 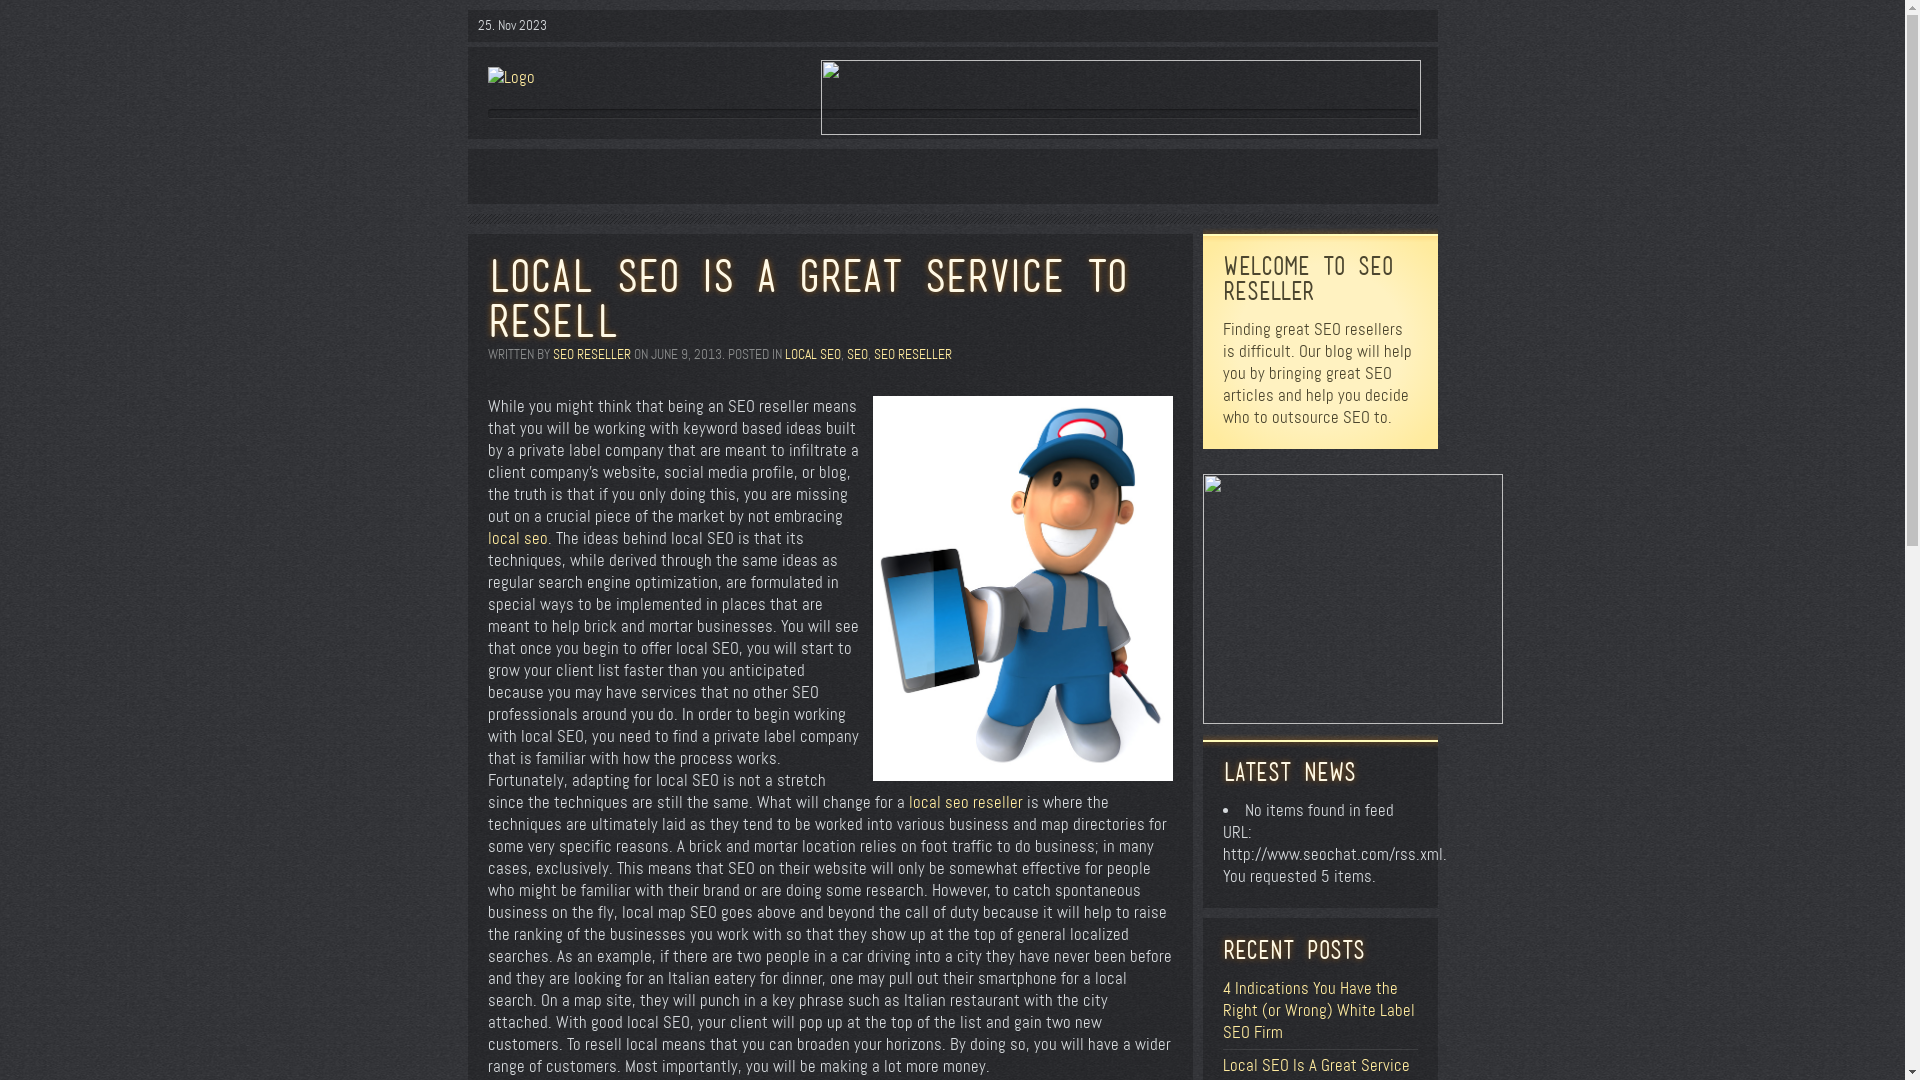 I want to click on 'LOCAL SEO', so click(x=811, y=353).